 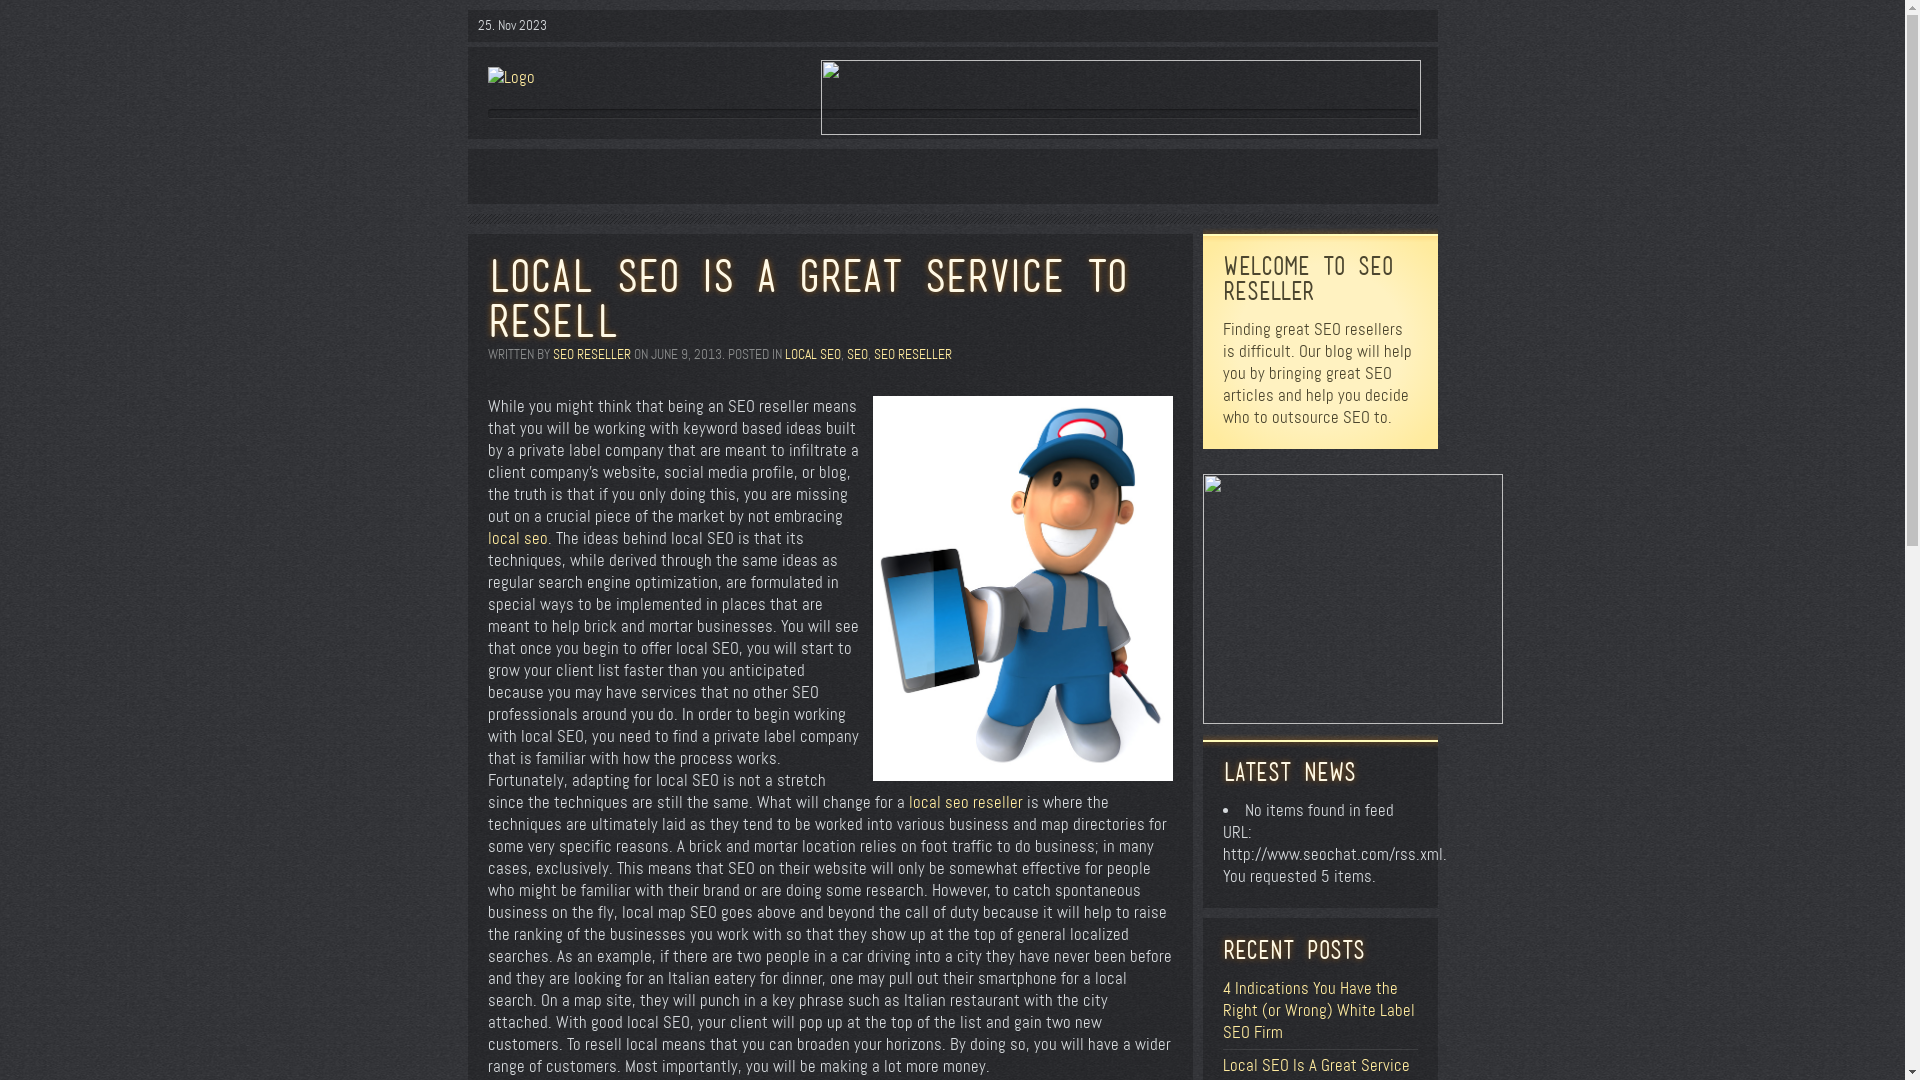 I want to click on 'LOCAL SEO', so click(x=811, y=353).